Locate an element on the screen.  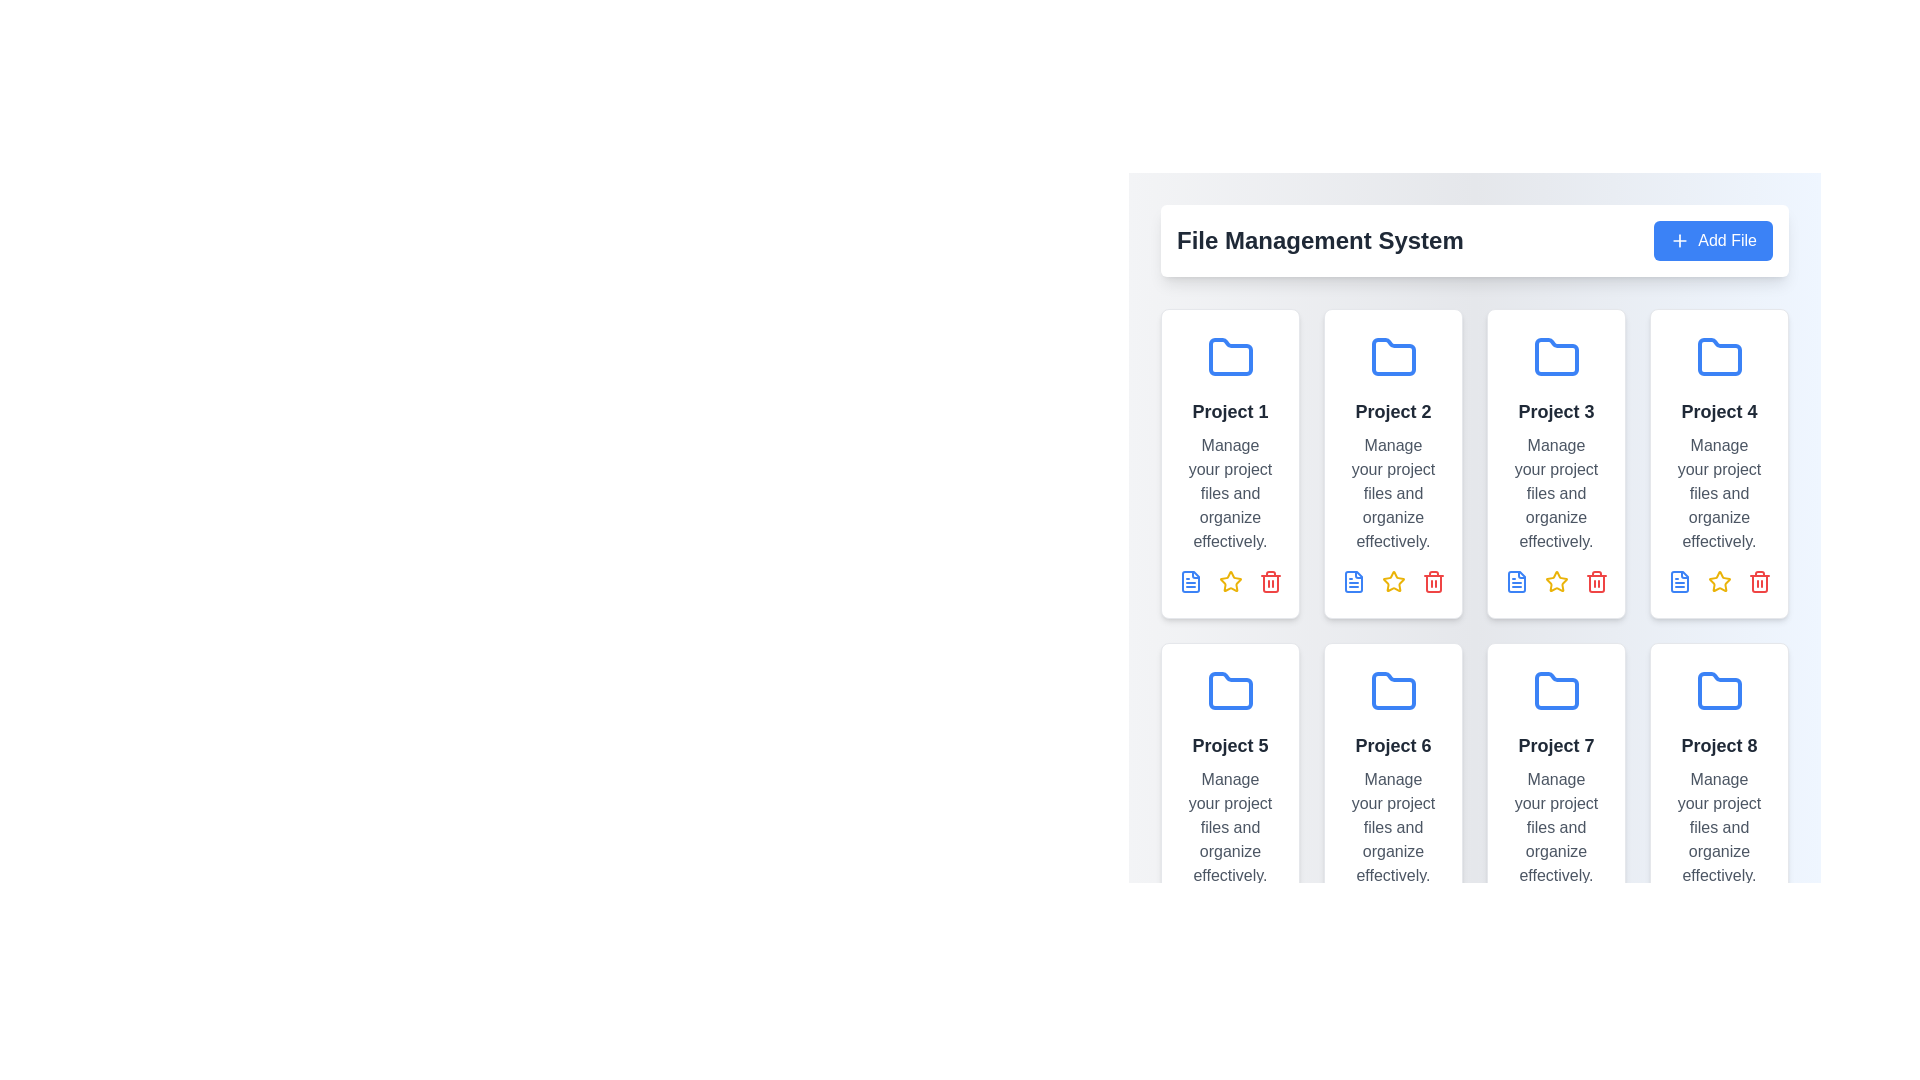
the SVG-based clickable icon located in the bottom-right corner of the card labeled 'Project 6' is located at coordinates (1269, 583).